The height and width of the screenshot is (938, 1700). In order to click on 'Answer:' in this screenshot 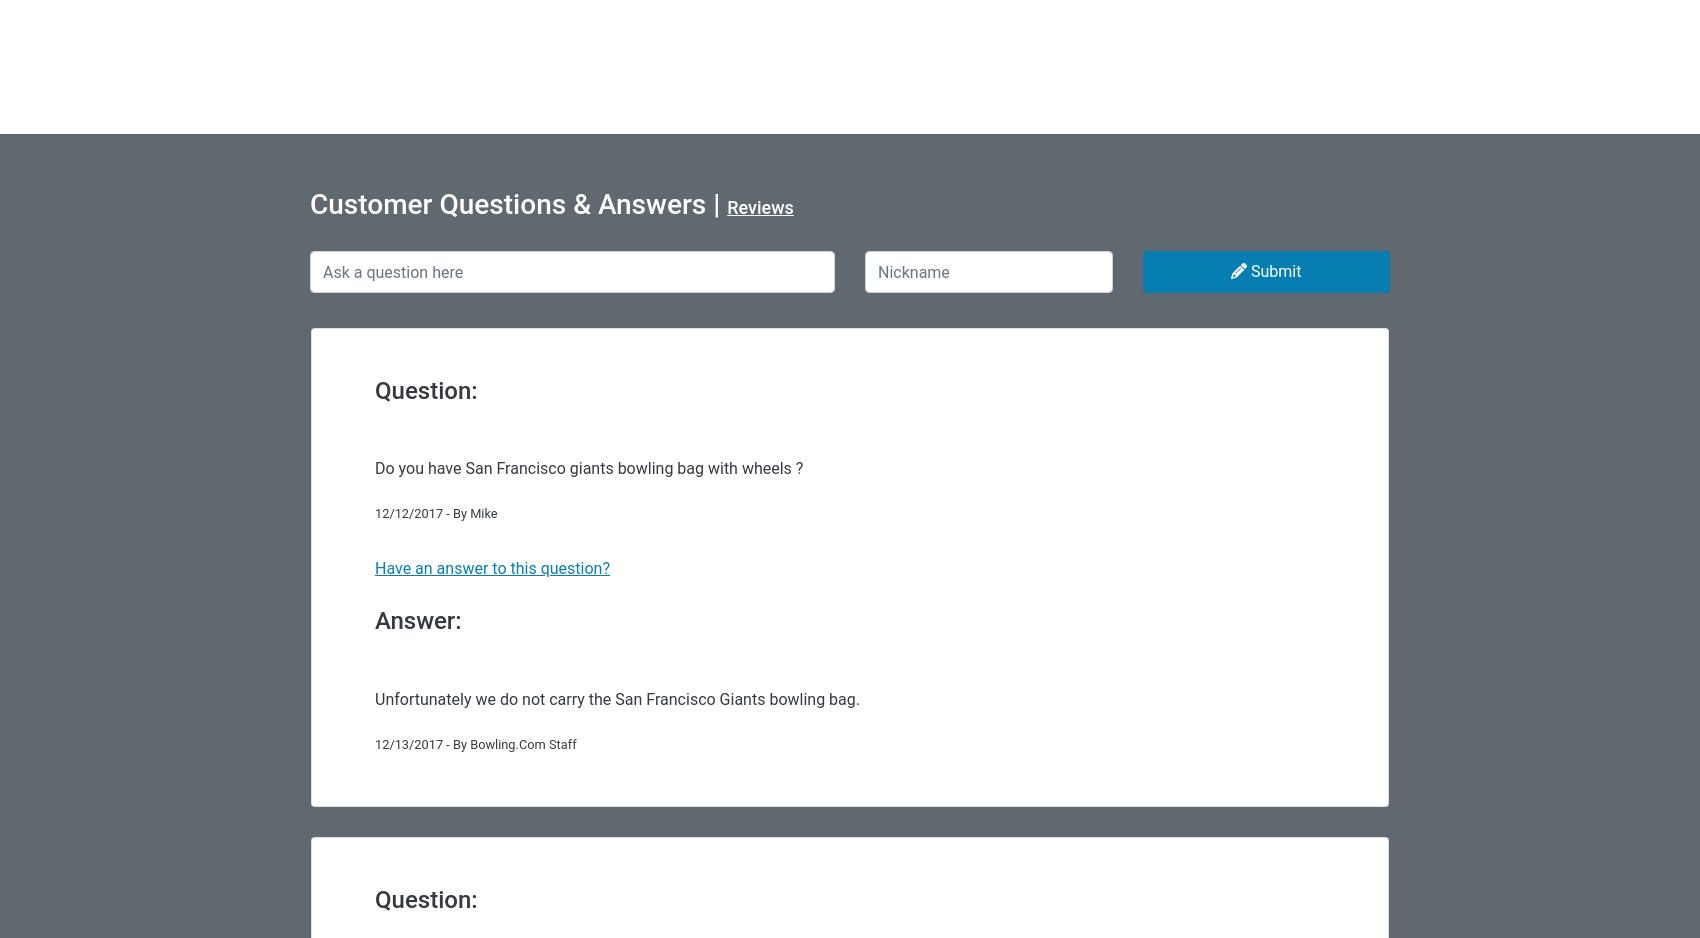, I will do `click(417, 620)`.